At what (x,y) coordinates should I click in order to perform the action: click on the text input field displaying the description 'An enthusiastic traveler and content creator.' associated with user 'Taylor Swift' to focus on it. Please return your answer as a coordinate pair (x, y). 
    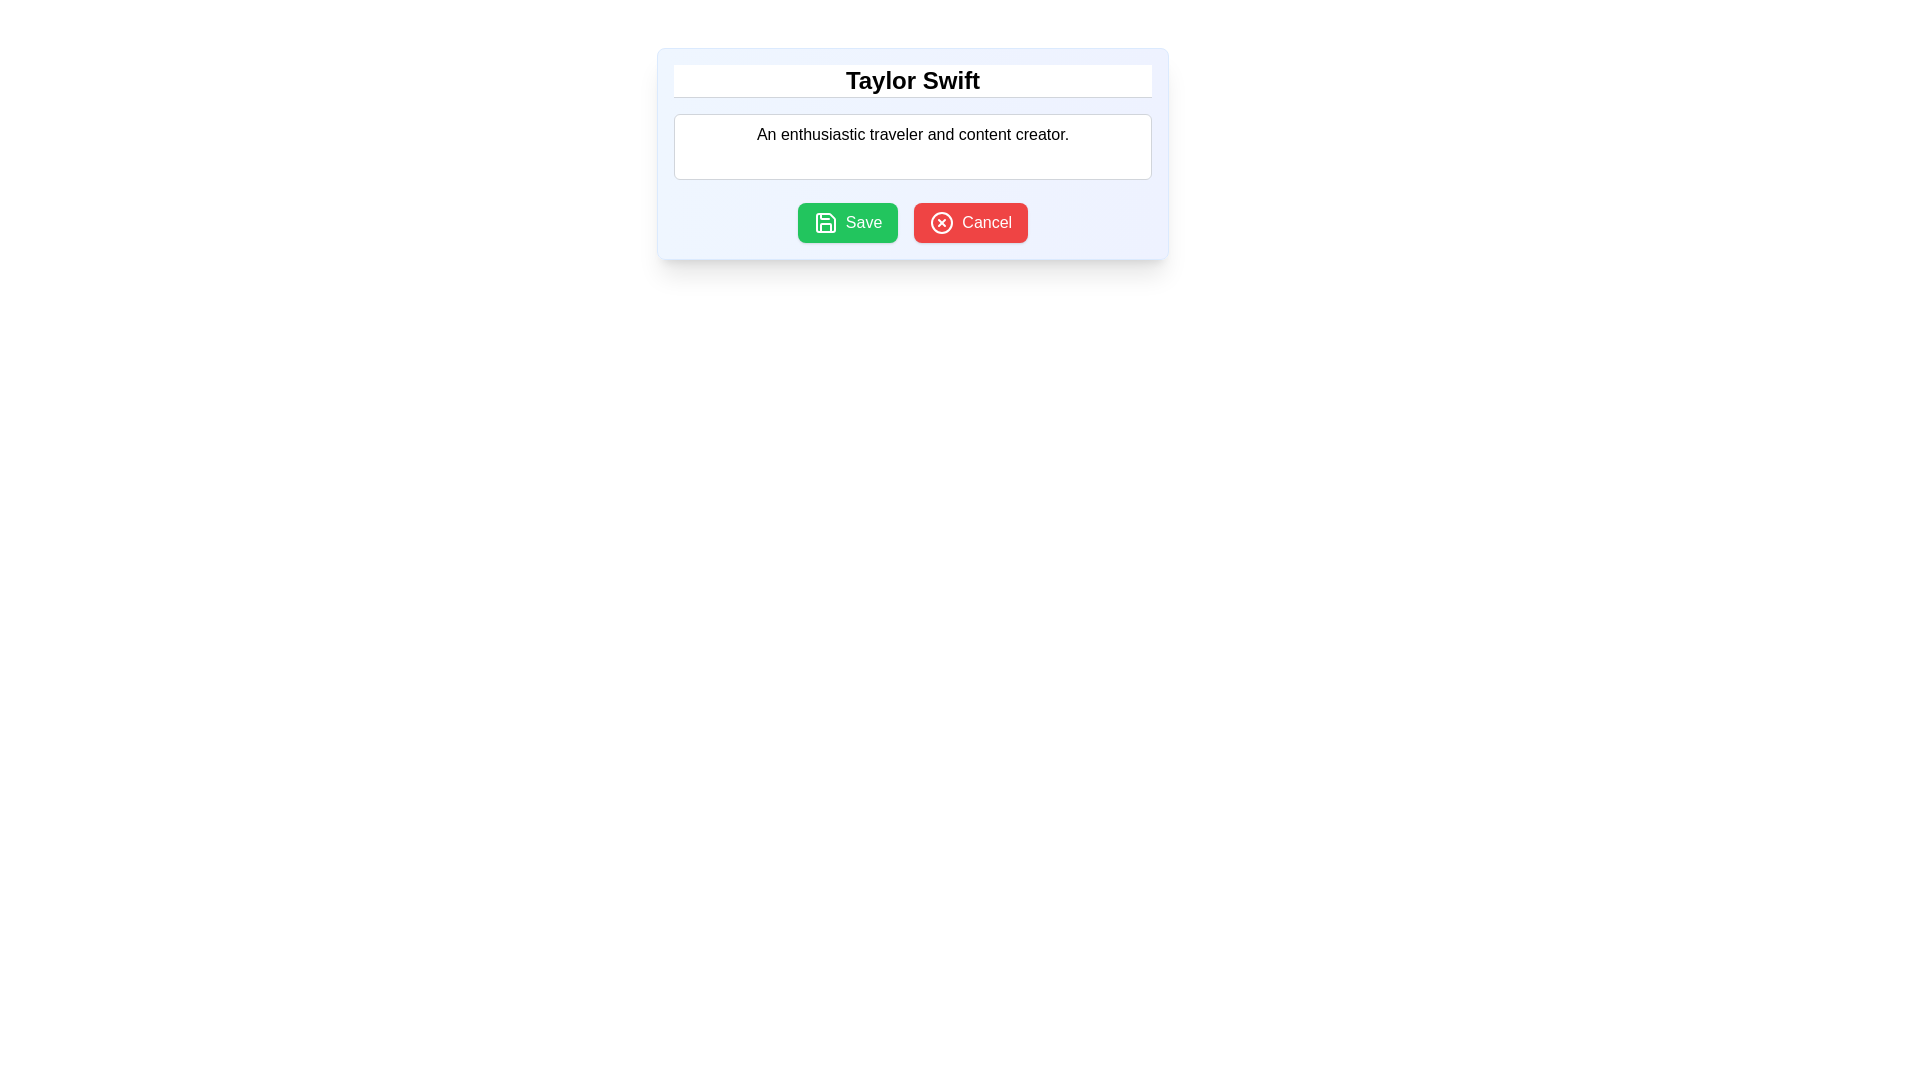
    Looking at the image, I should click on (911, 126).